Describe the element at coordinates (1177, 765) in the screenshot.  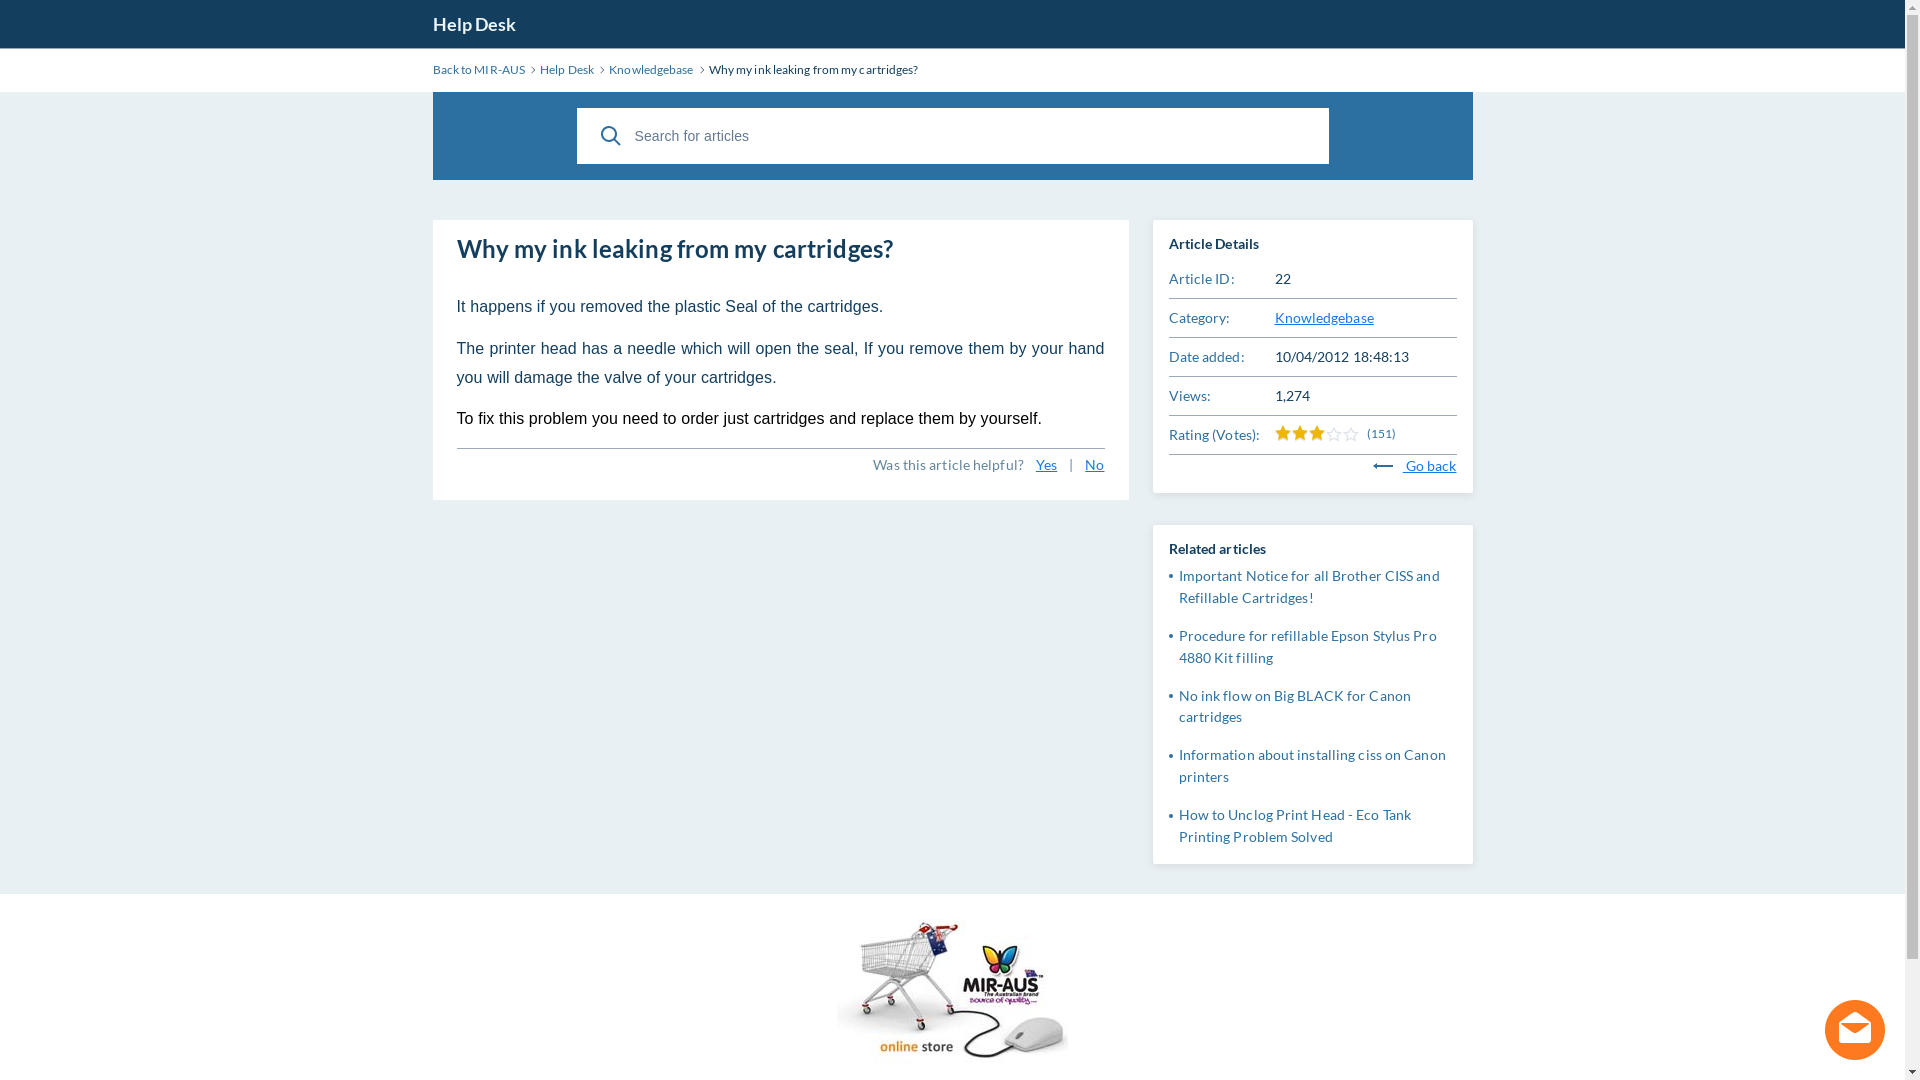
I see `'Information about installing ciss on Canon printers'` at that location.